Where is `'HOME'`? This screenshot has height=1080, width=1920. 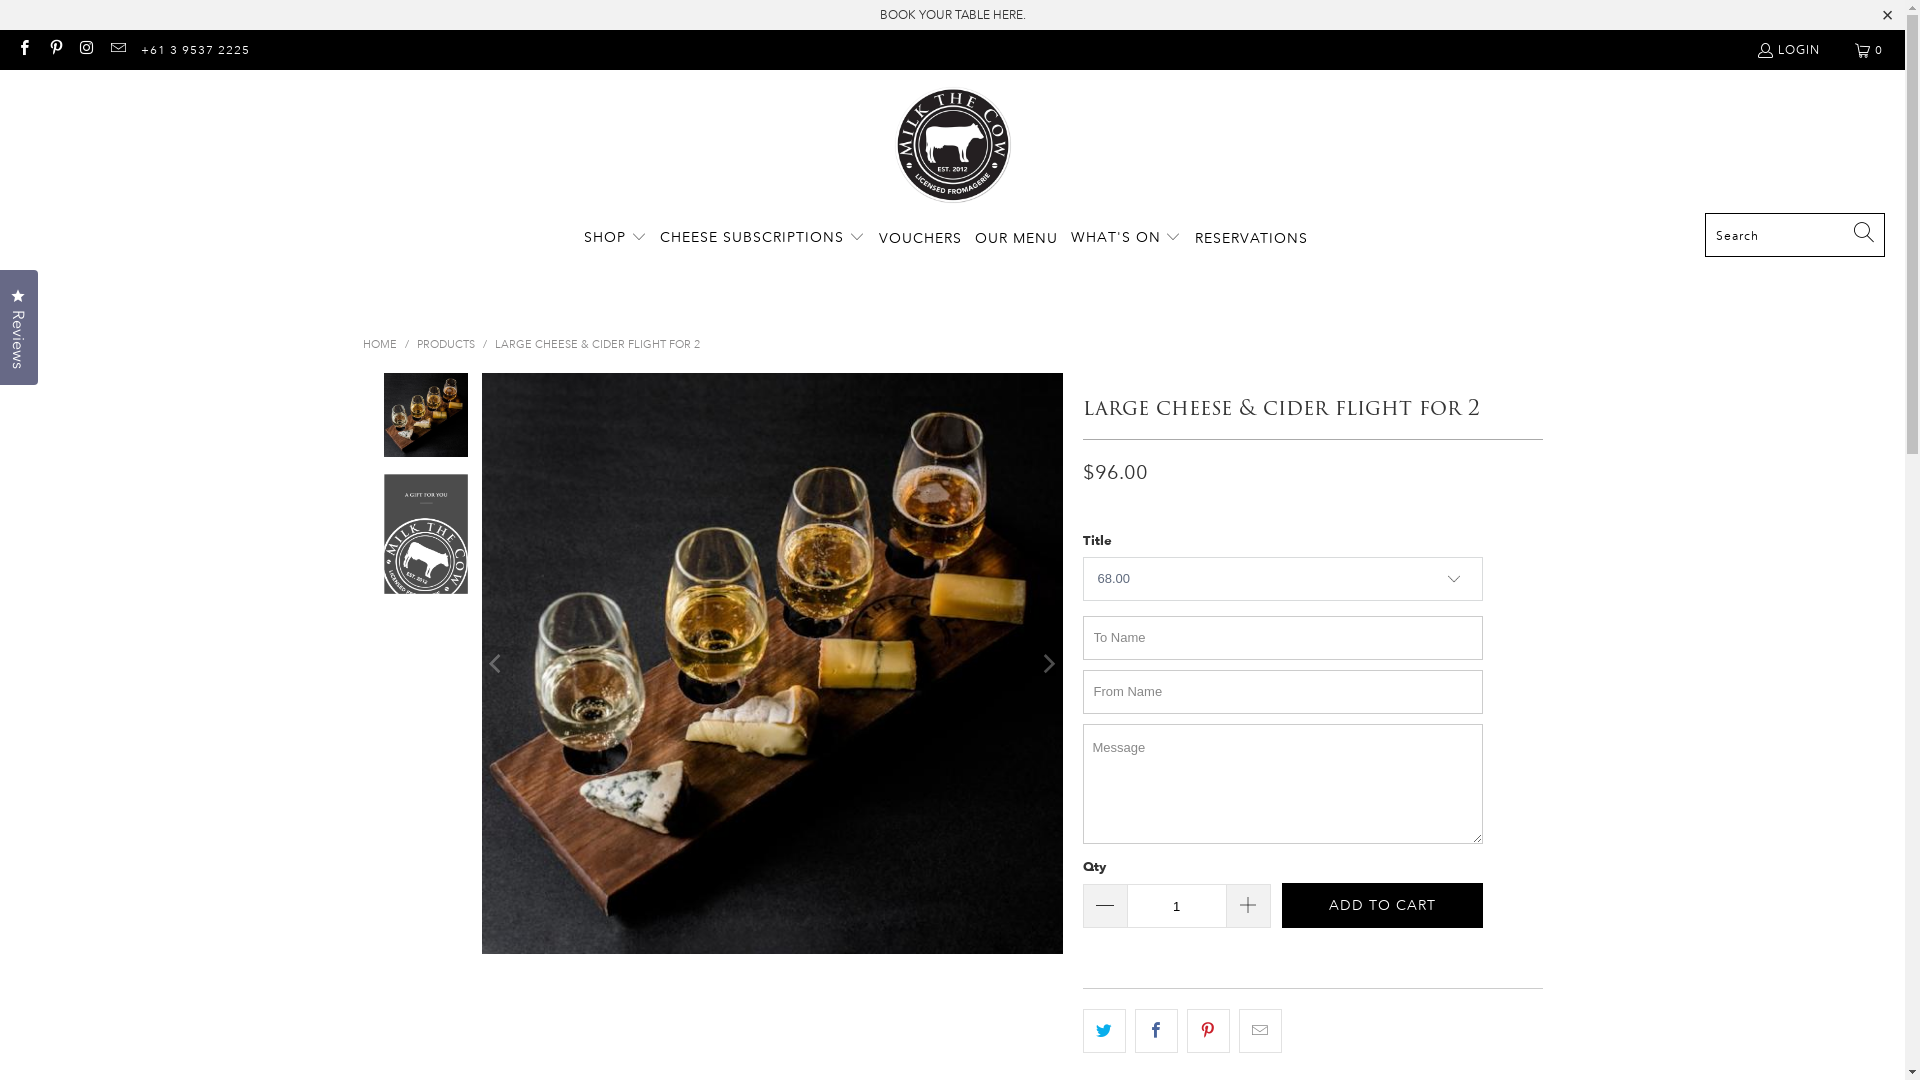
'HOME' is located at coordinates (379, 343).